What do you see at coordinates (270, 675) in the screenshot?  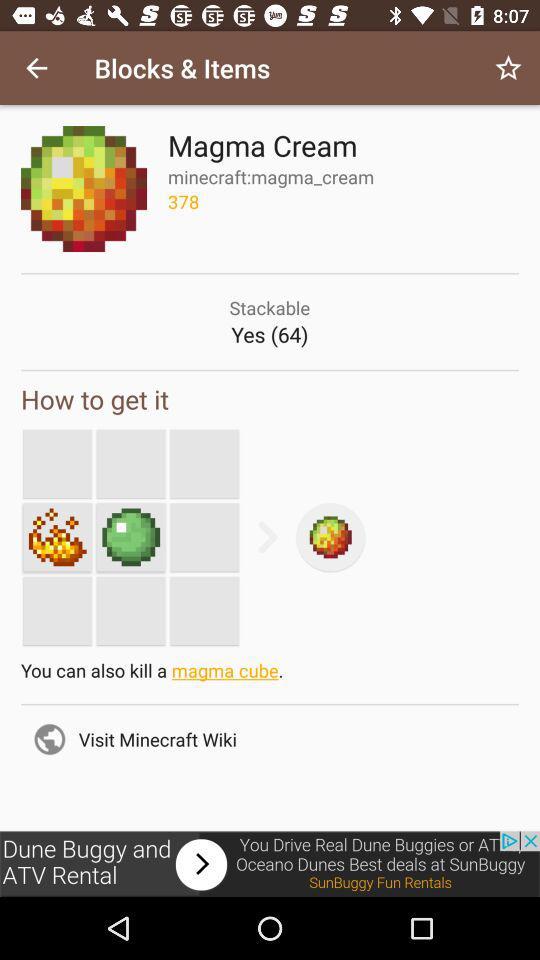 I see `you can also` at bounding box center [270, 675].